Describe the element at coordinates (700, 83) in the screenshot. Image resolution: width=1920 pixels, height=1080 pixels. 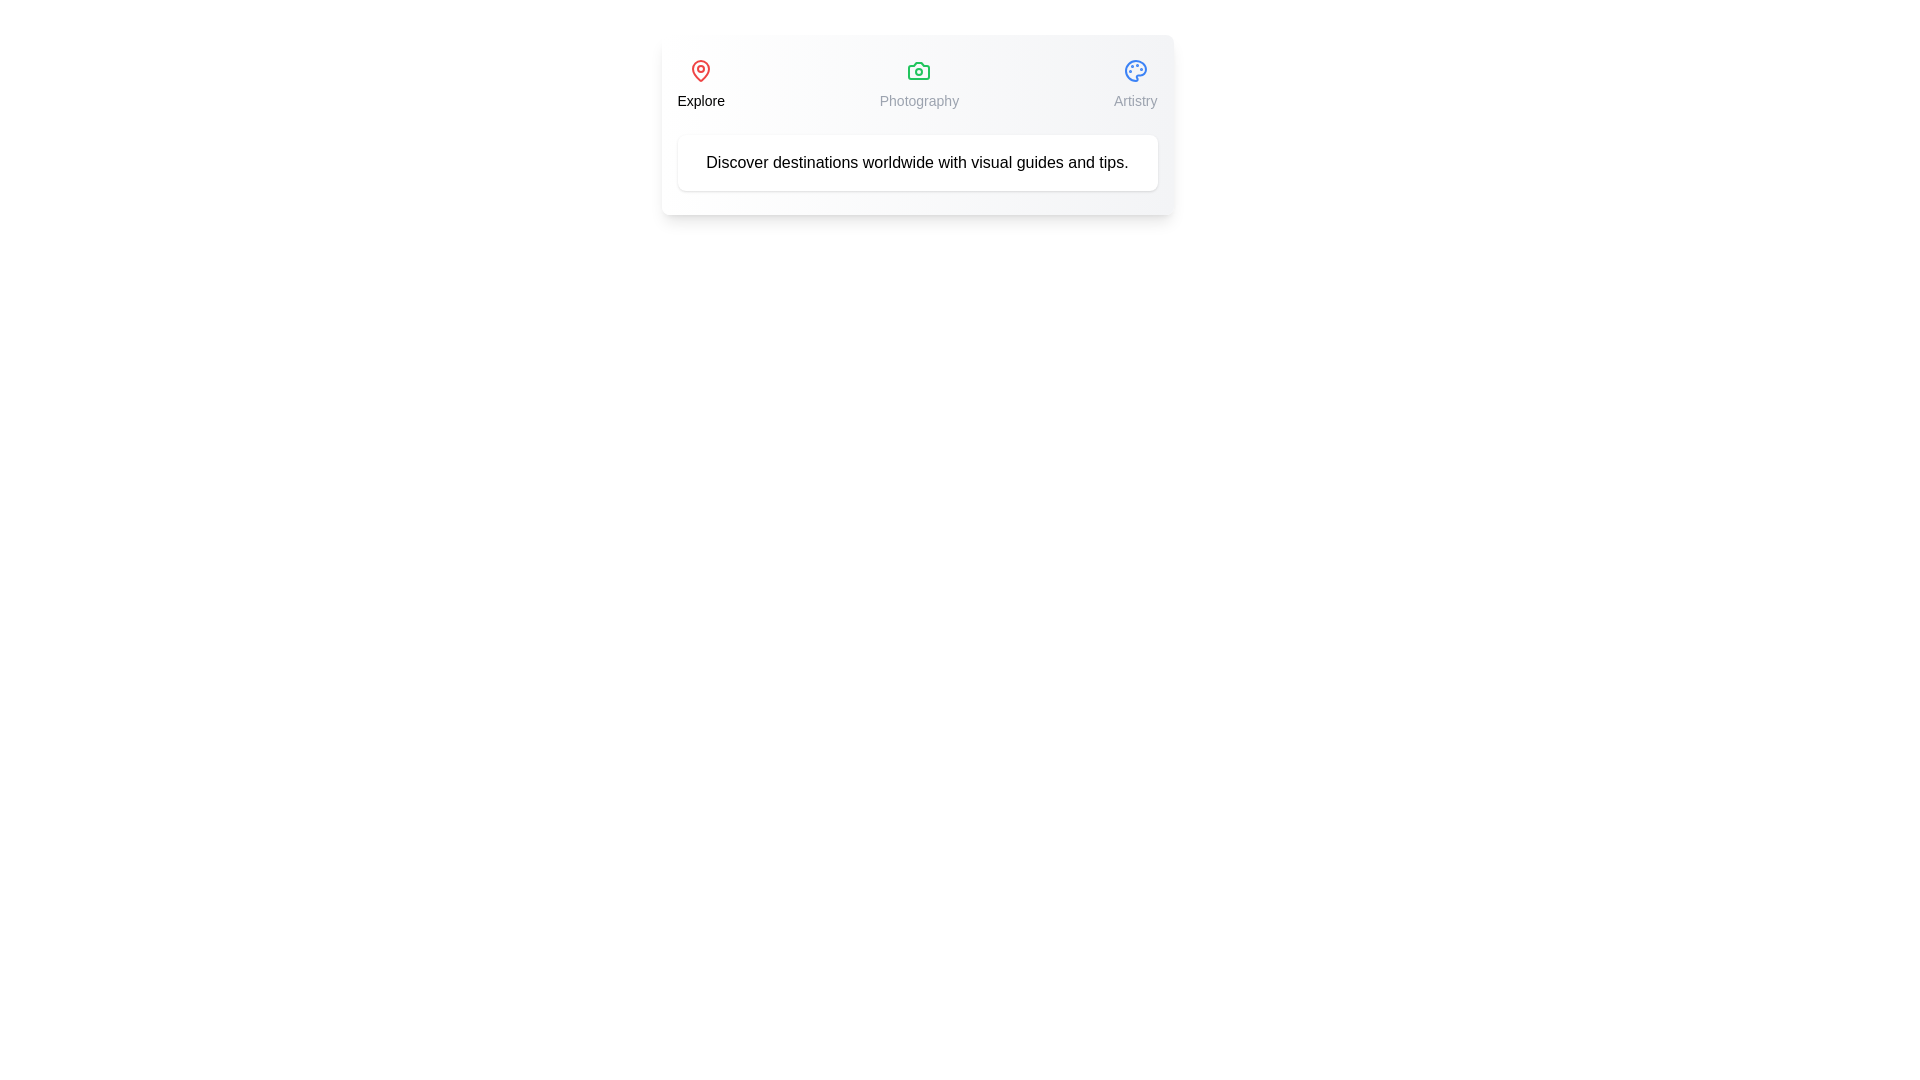
I see `the tab labeled Explore to view its content` at that location.